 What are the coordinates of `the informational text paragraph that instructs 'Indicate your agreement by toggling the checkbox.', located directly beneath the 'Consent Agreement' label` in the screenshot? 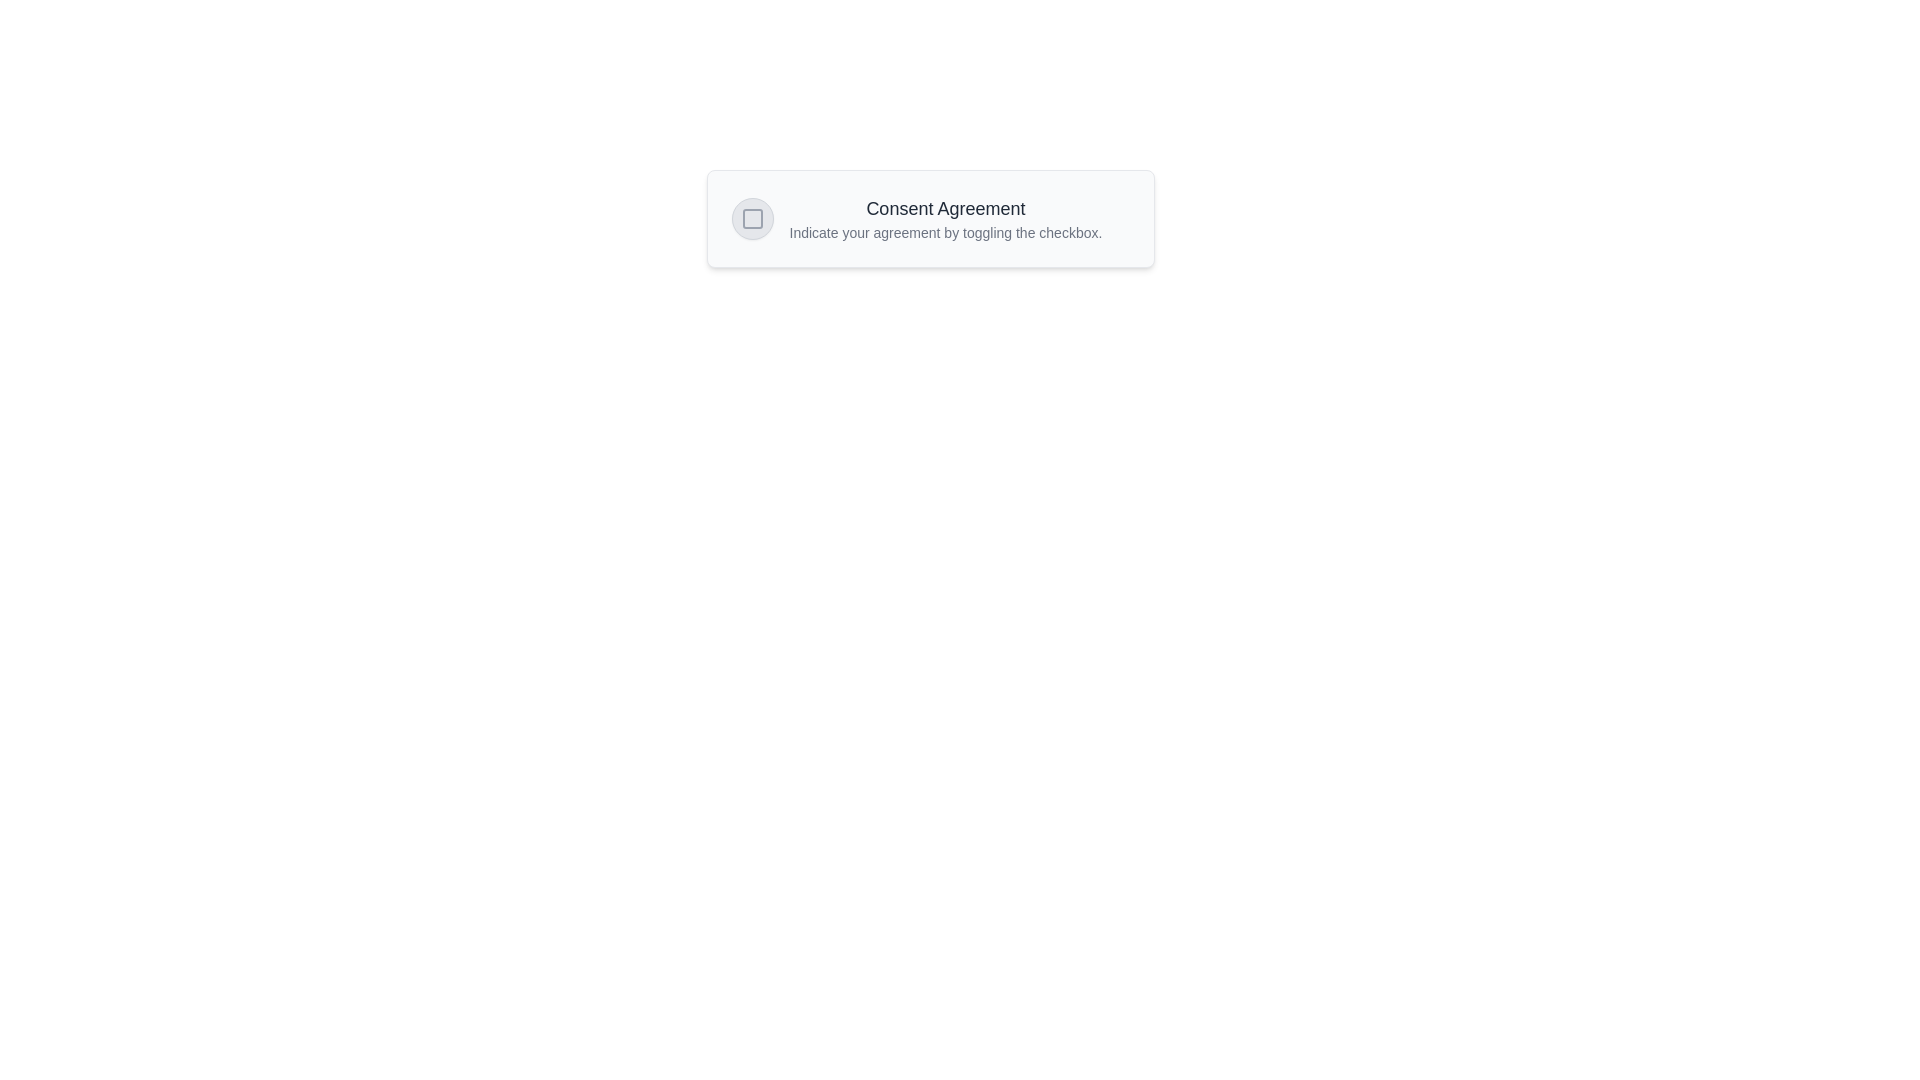 It's located at (944, 231).